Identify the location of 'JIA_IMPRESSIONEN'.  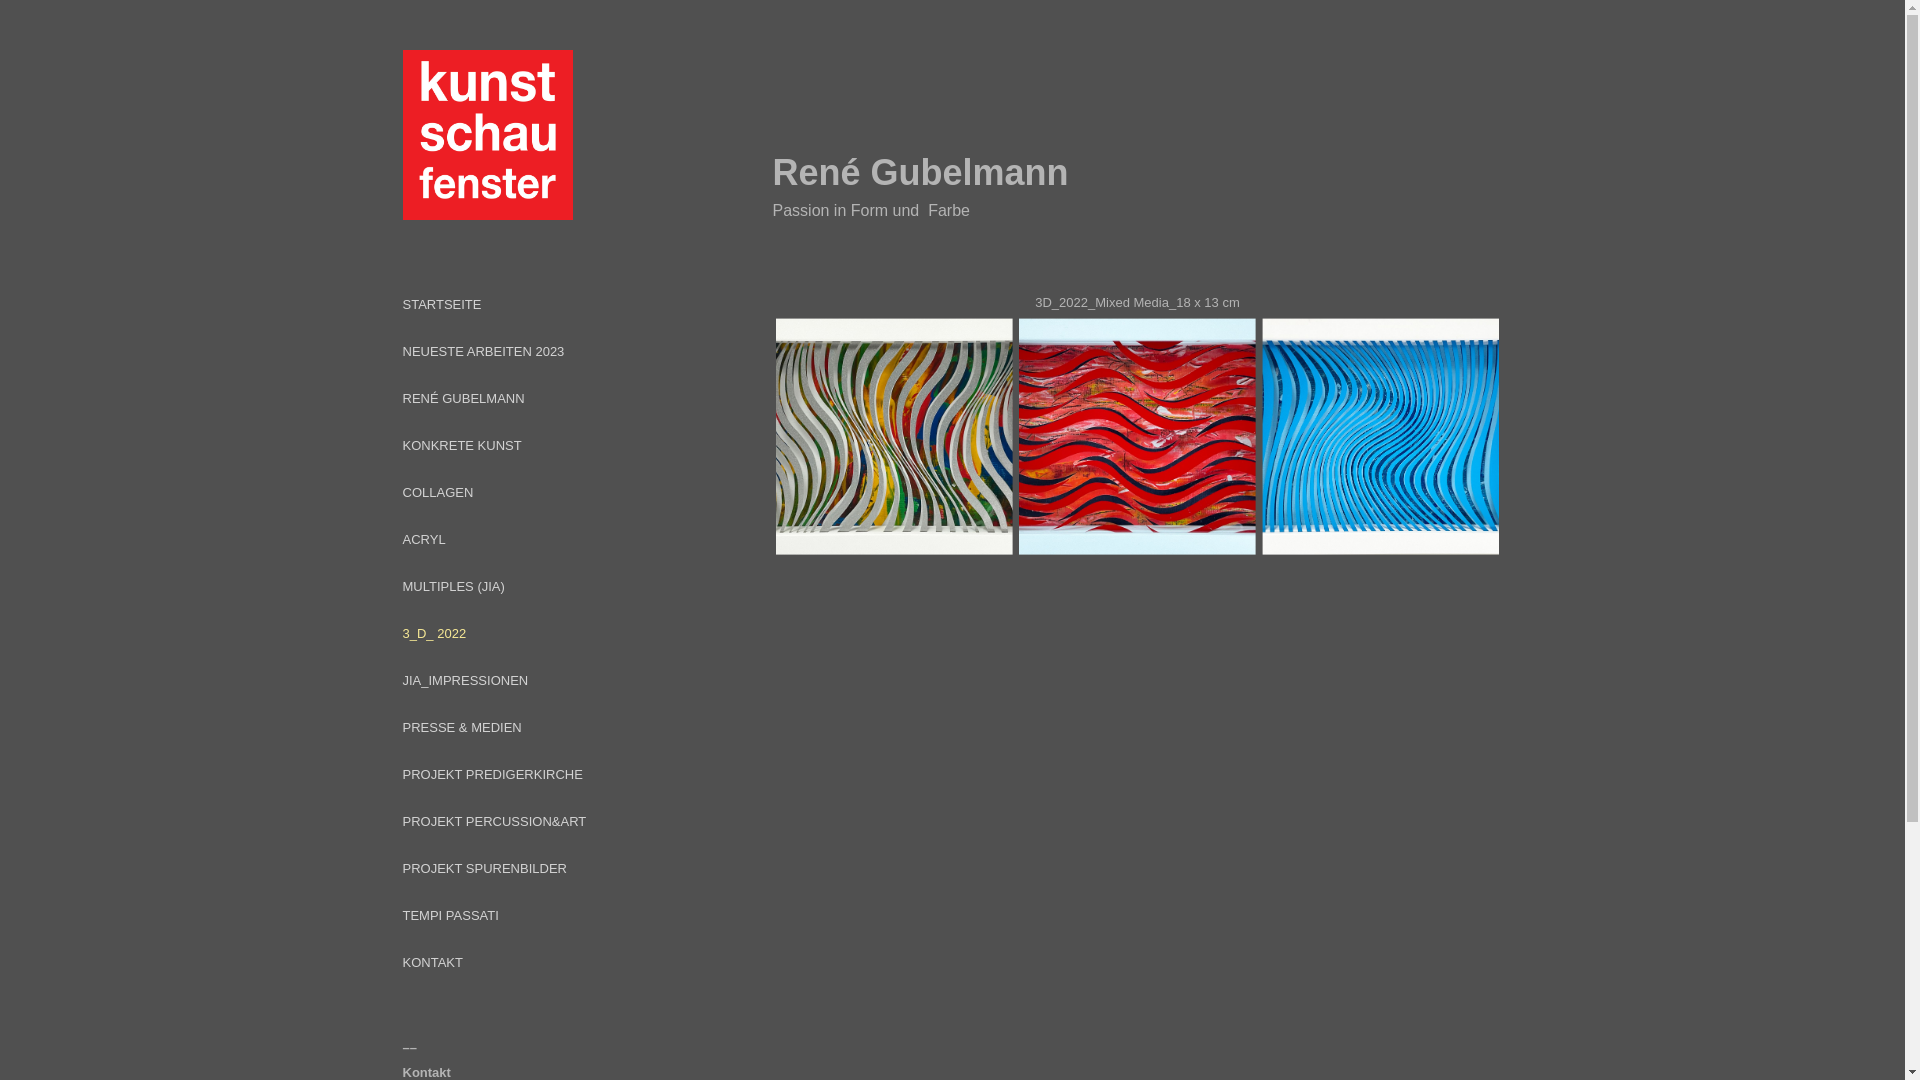
(464, 679).